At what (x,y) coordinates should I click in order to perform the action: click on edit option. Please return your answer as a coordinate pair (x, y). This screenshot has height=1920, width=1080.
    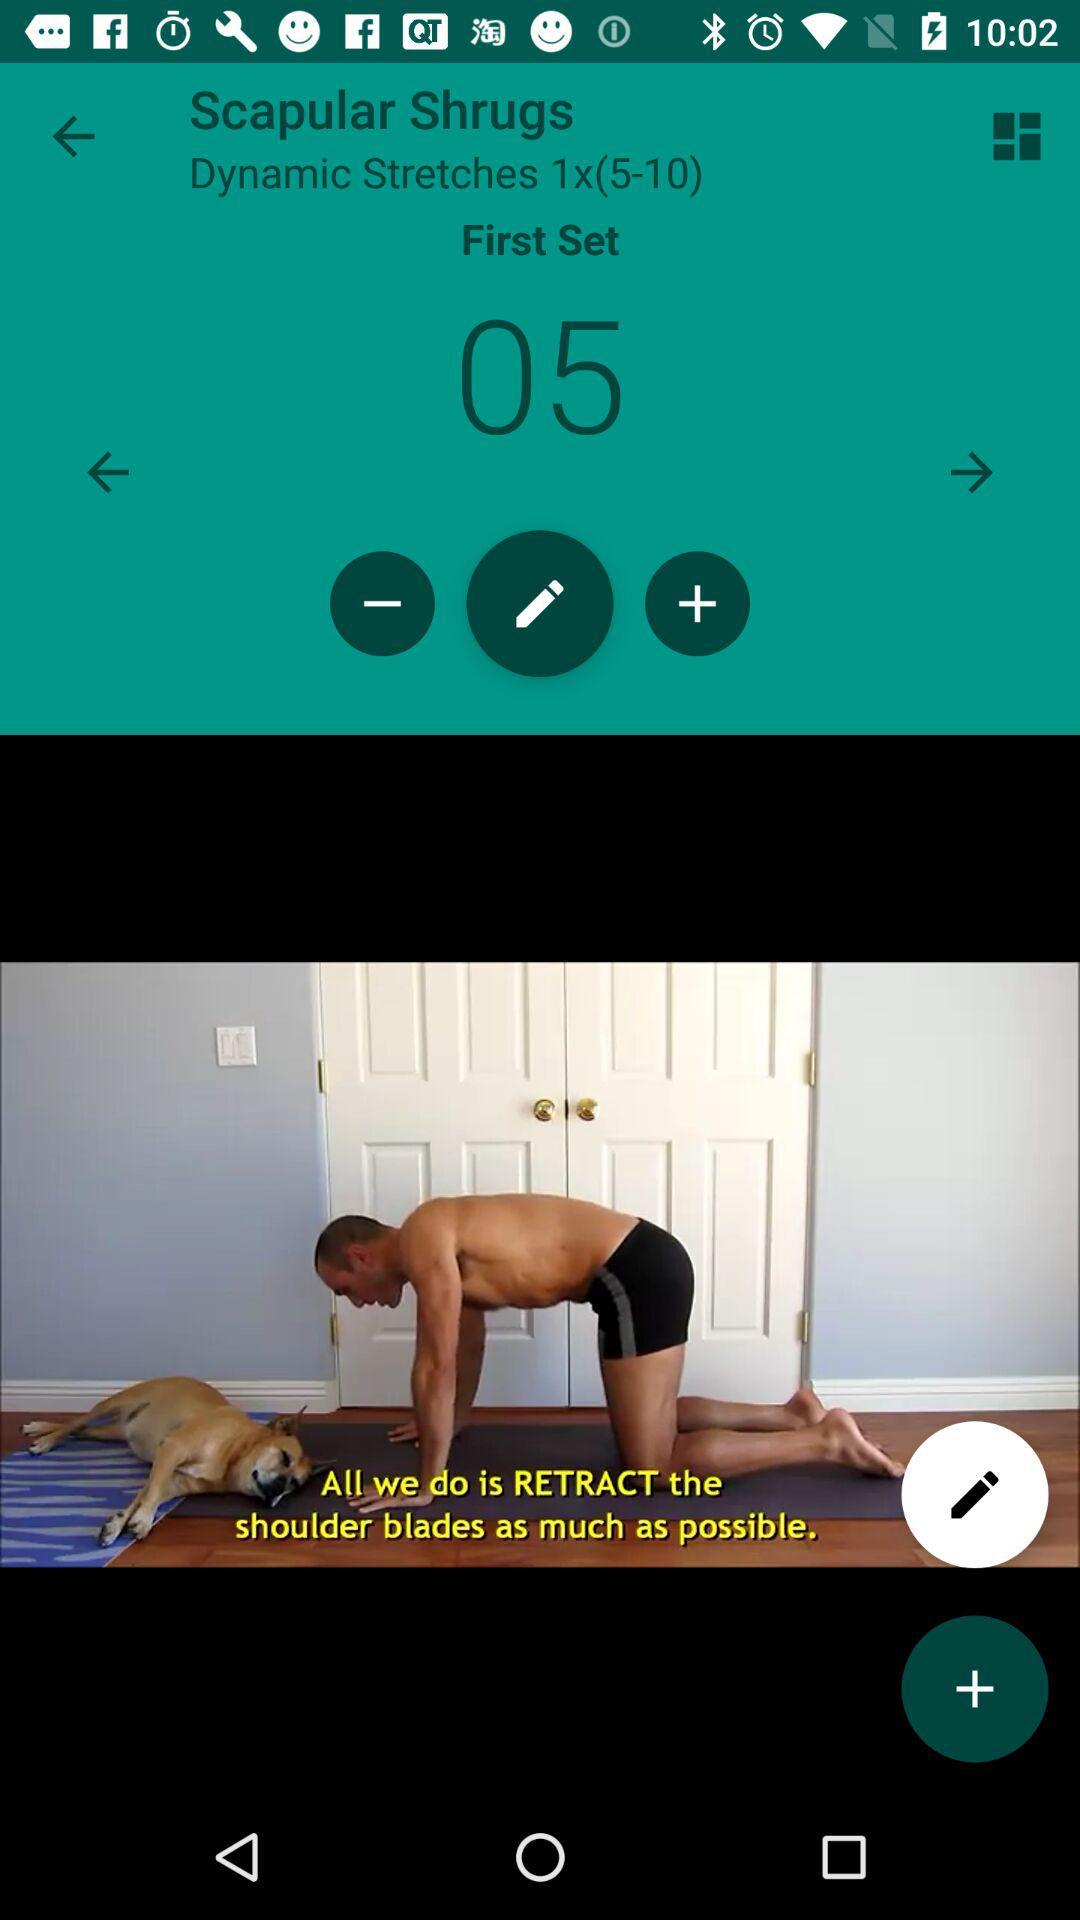
    Looking at the image, I should click on (974, 1494).